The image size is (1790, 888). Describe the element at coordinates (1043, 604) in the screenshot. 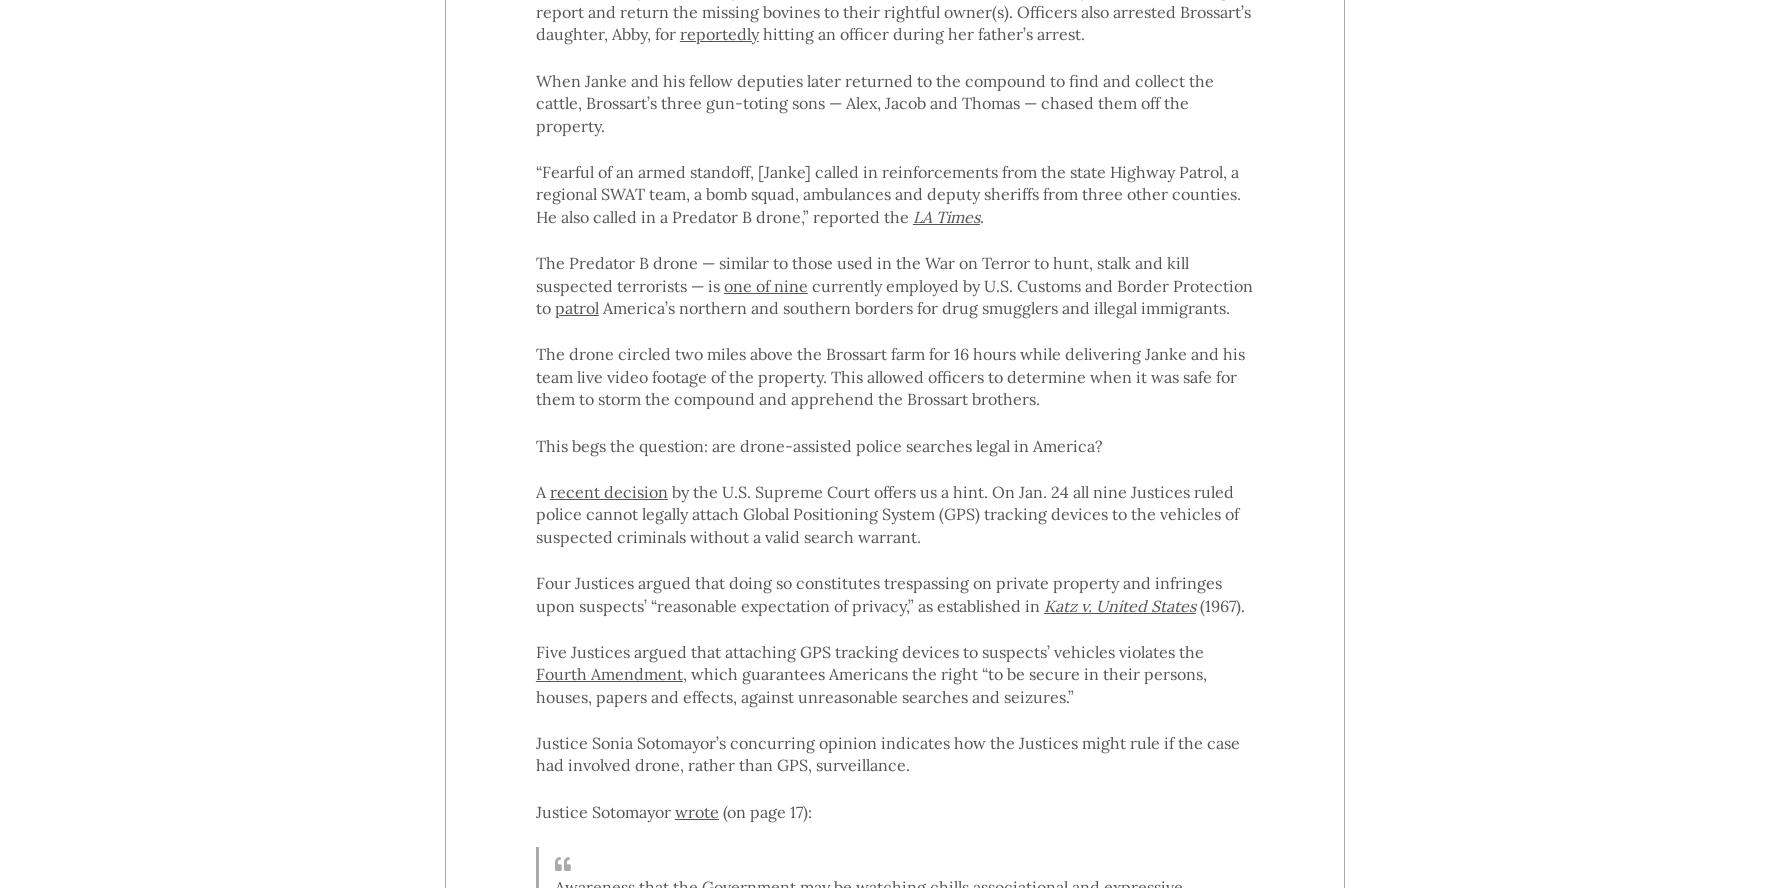

I see `'Katz v. United States'` at that location.